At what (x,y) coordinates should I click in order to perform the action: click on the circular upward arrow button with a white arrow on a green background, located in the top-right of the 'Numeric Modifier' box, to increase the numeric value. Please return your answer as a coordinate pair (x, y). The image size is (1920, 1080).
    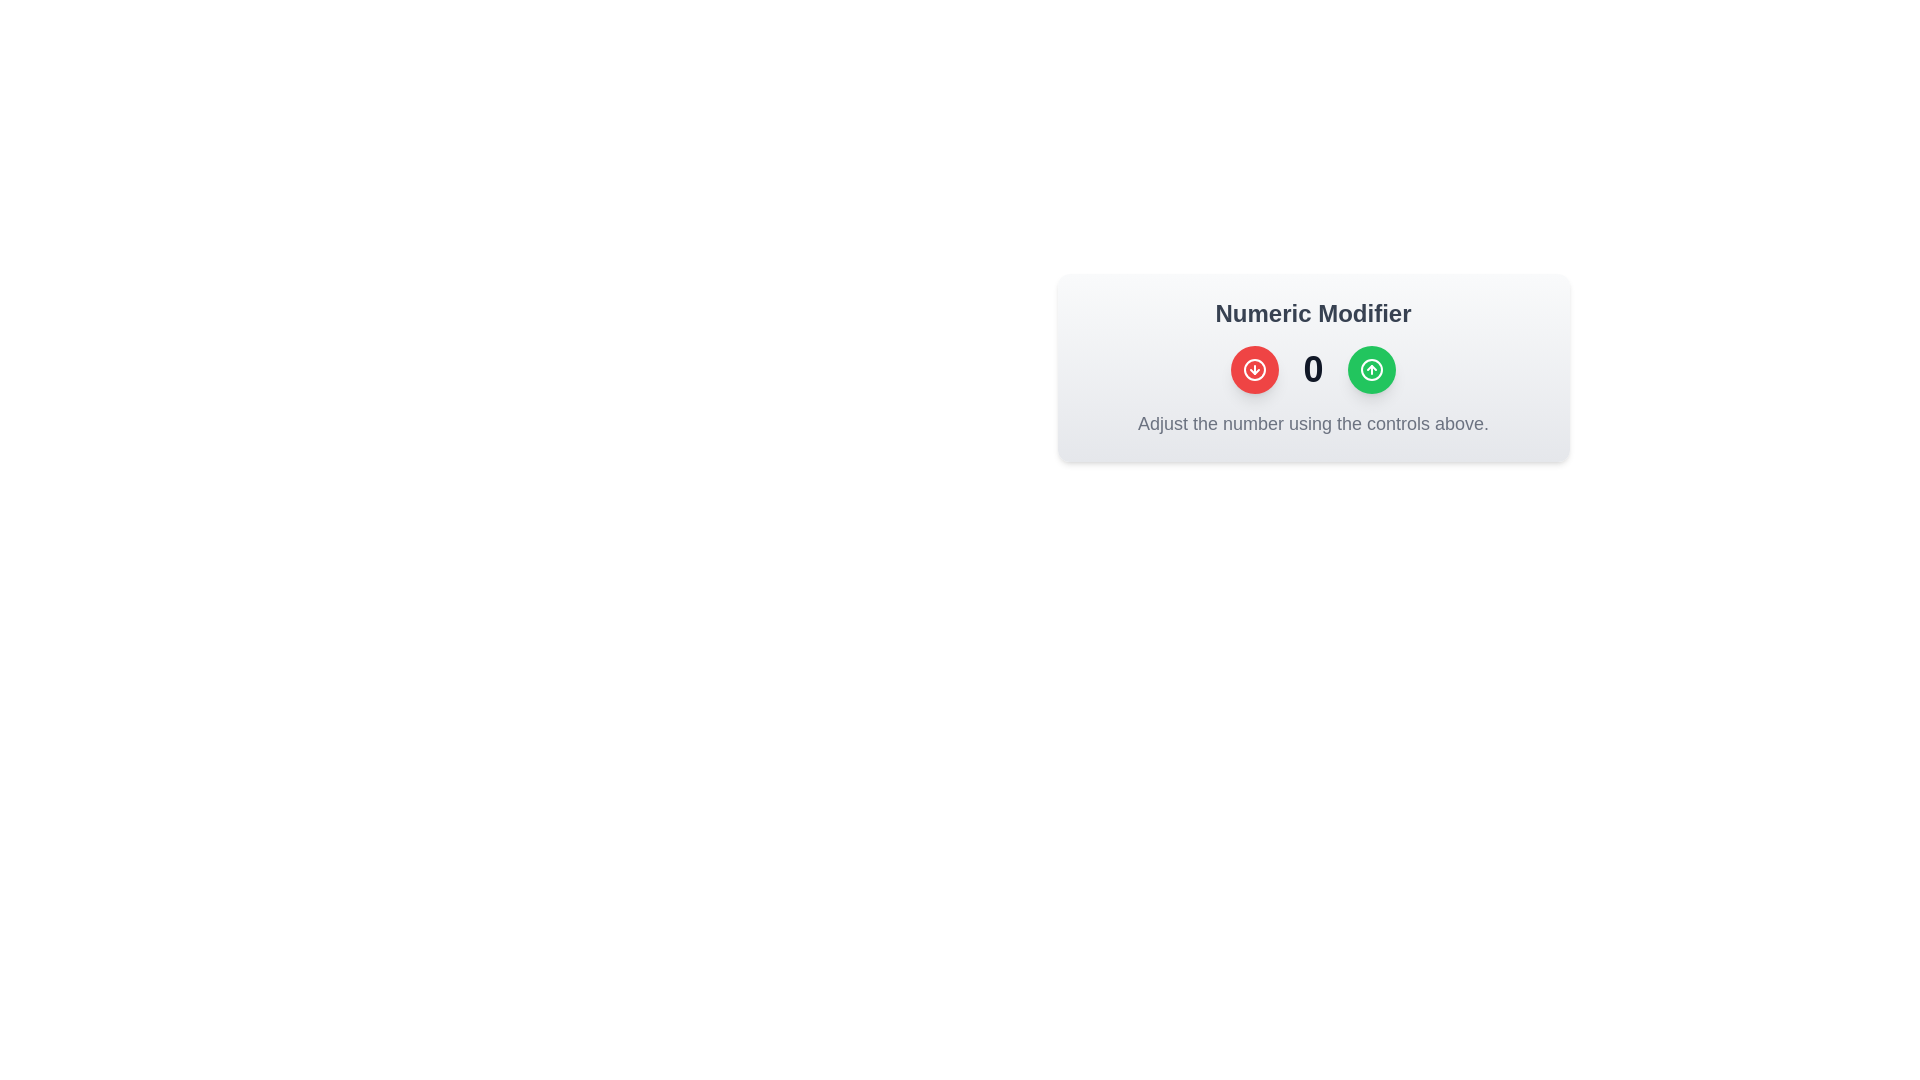
    Looking at the image, I should click on (1370, 370).